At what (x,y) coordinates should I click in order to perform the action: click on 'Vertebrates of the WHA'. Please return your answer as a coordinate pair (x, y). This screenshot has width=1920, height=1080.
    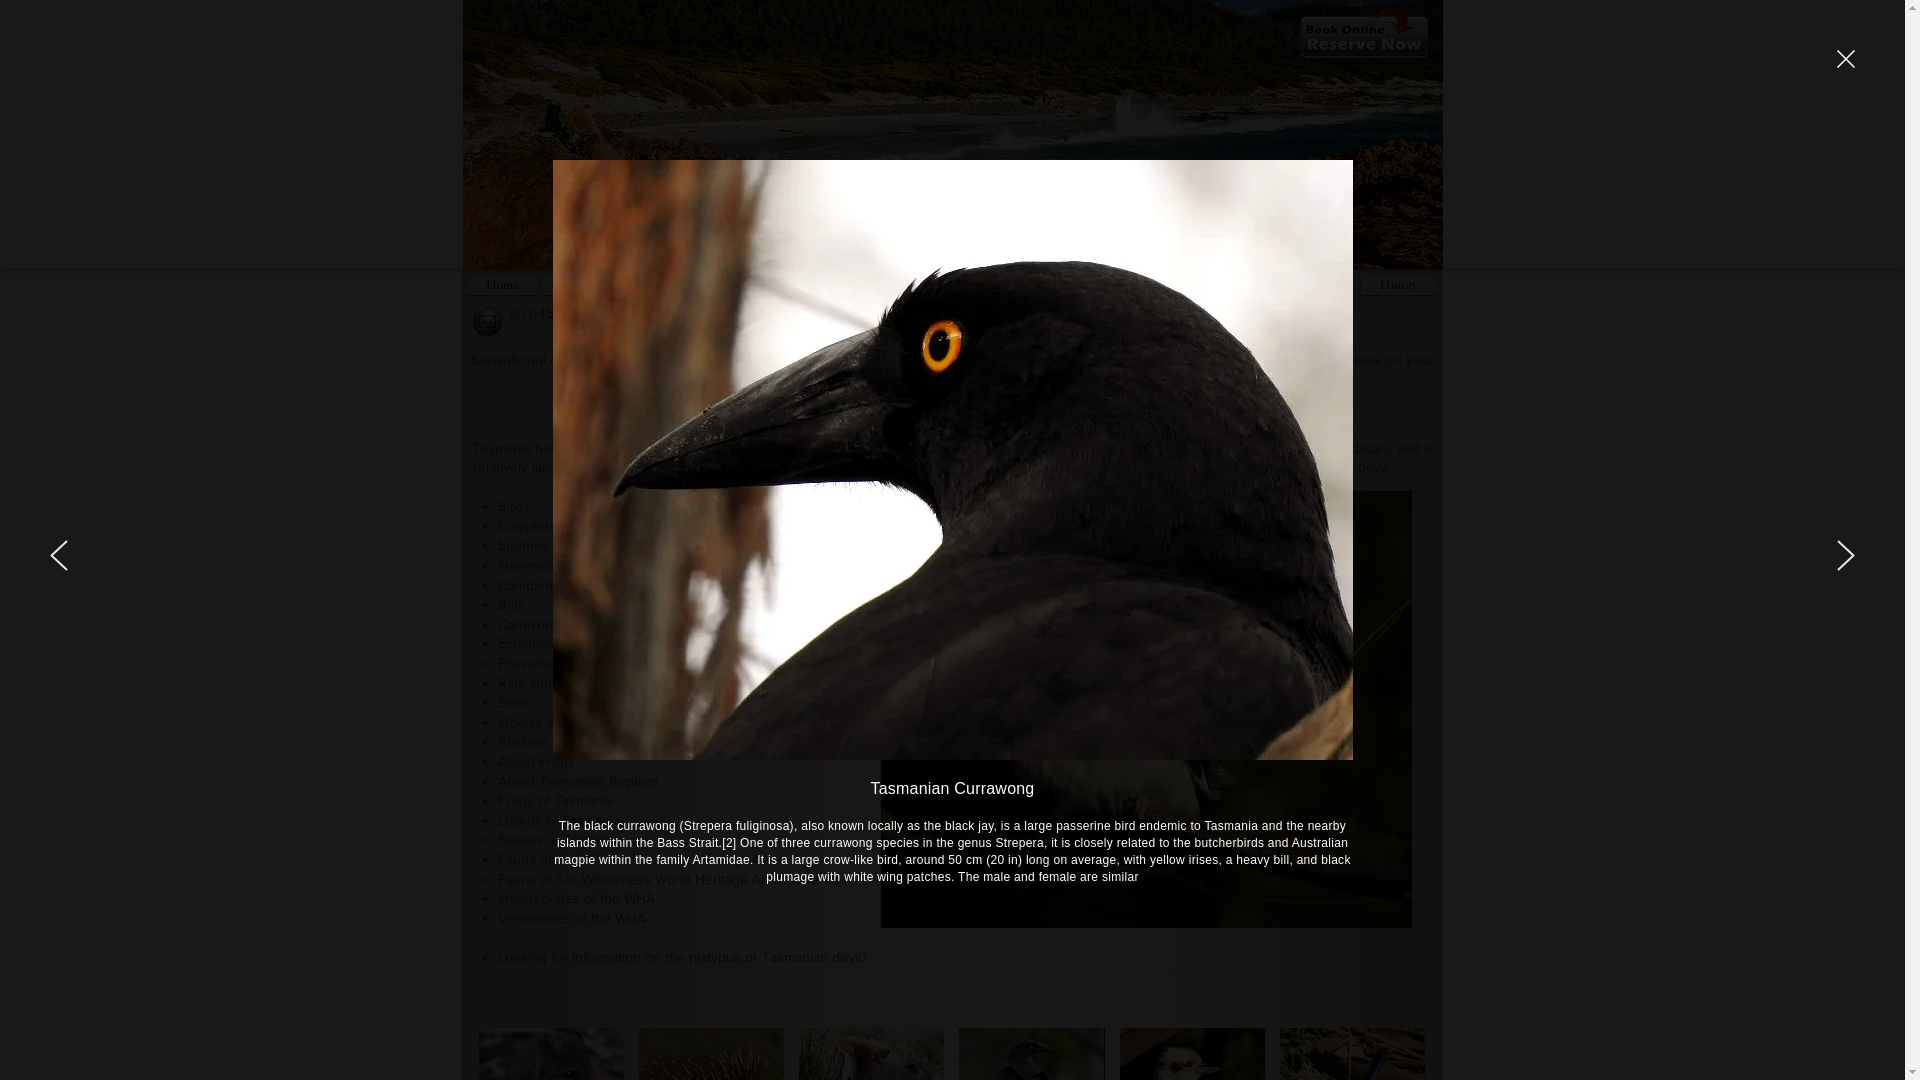
    Looking at the image, I should click on (570, 918).